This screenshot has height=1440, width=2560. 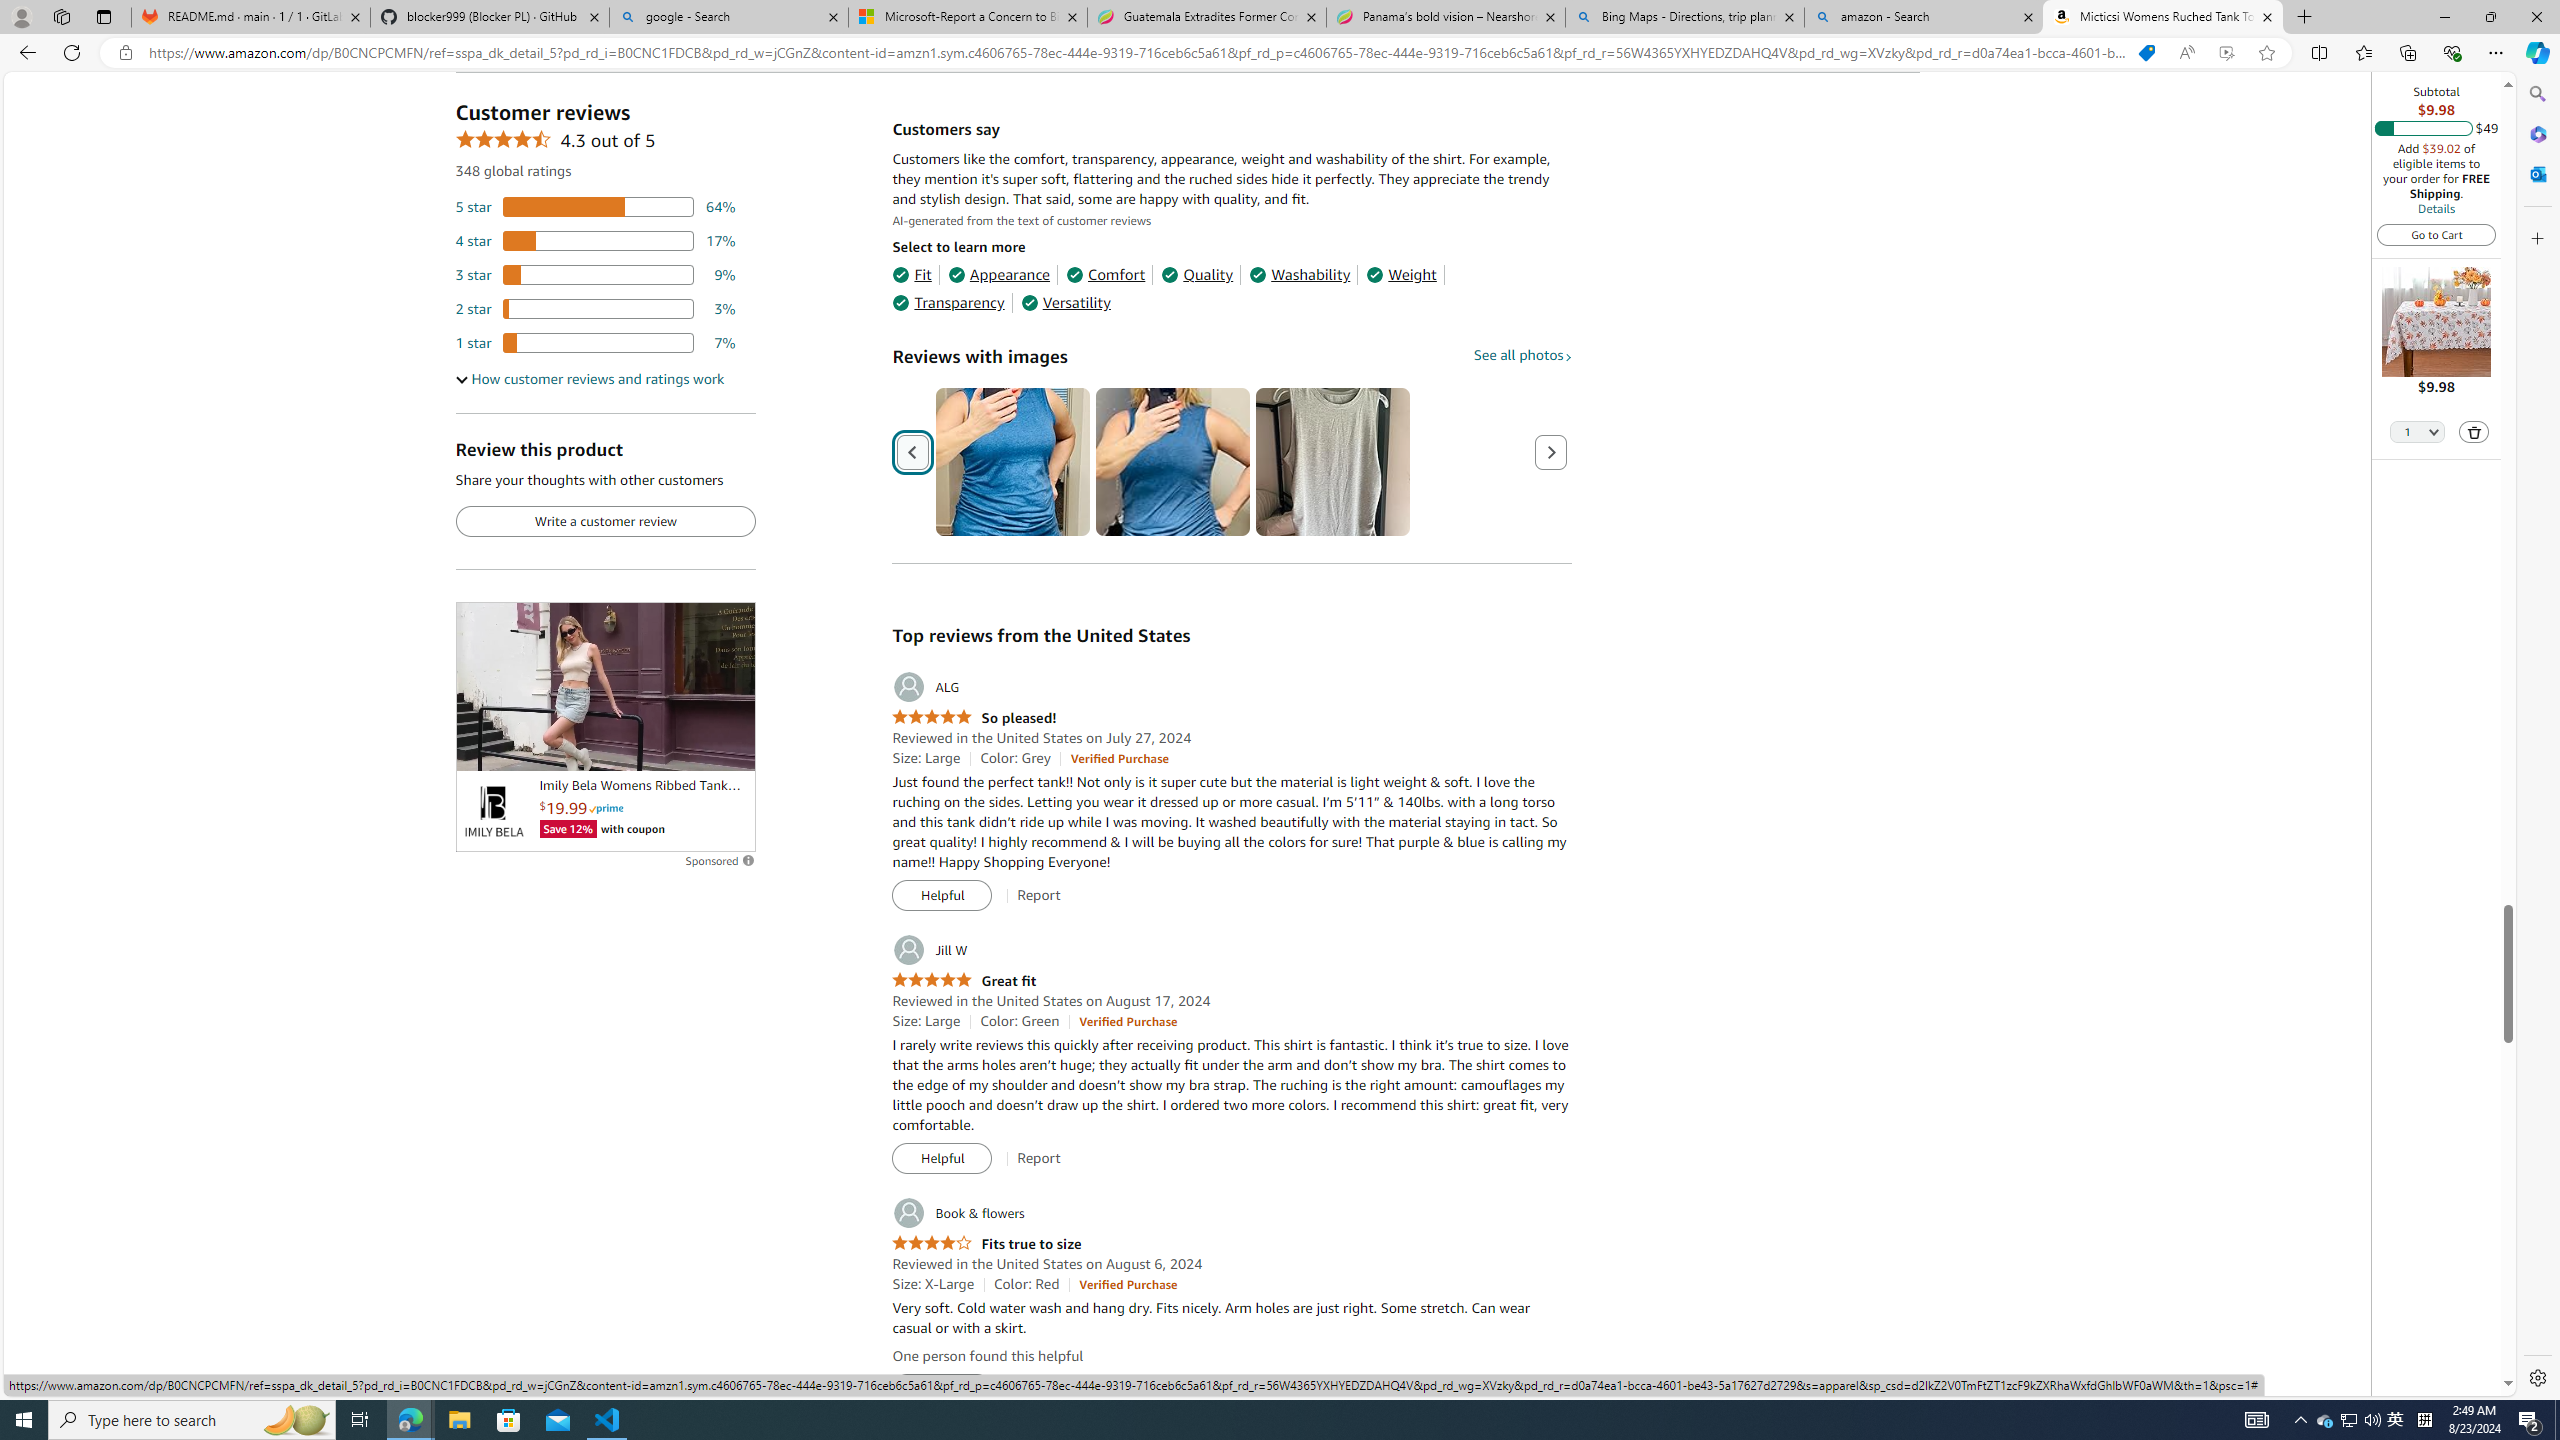 What do you see at coordinates (962, 980) in the screenshot?
I see `'5.0 out of 5 stars Great fit'` at bounding box center [962, 980].